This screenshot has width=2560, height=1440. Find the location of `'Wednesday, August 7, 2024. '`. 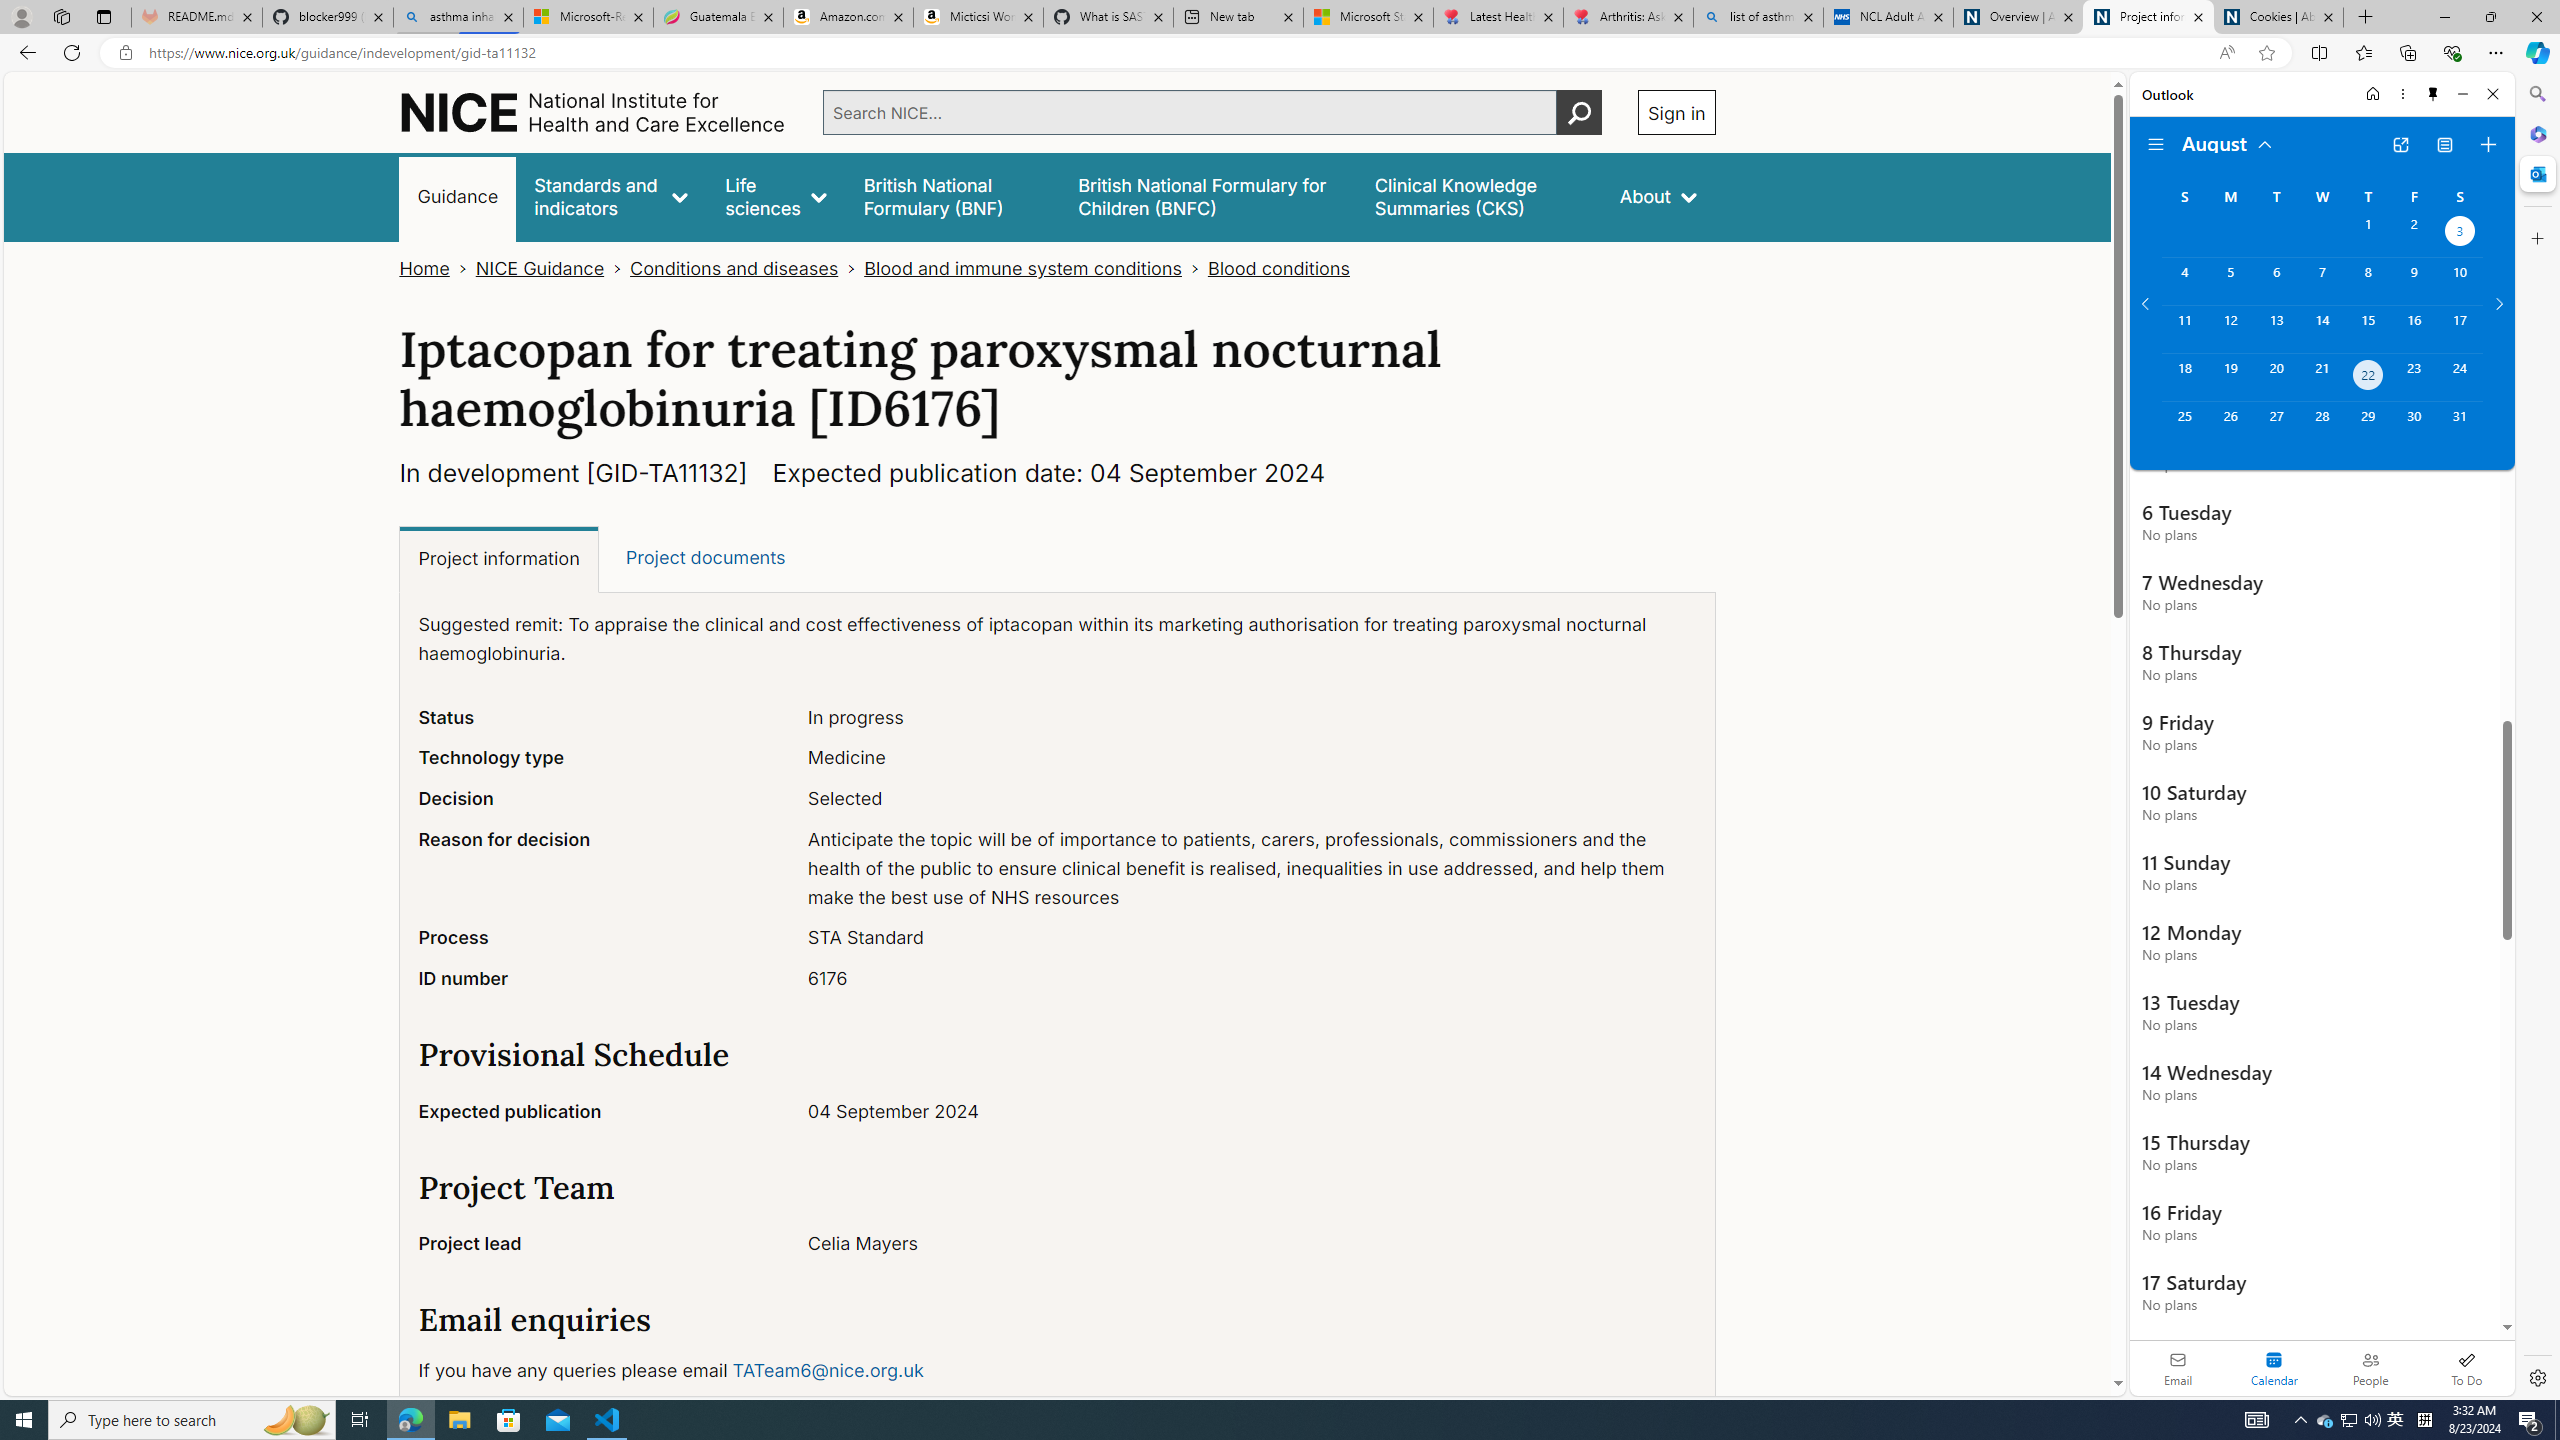

'Wednesday, August 7, 2024. ' is located at coordinates (2320, 280).